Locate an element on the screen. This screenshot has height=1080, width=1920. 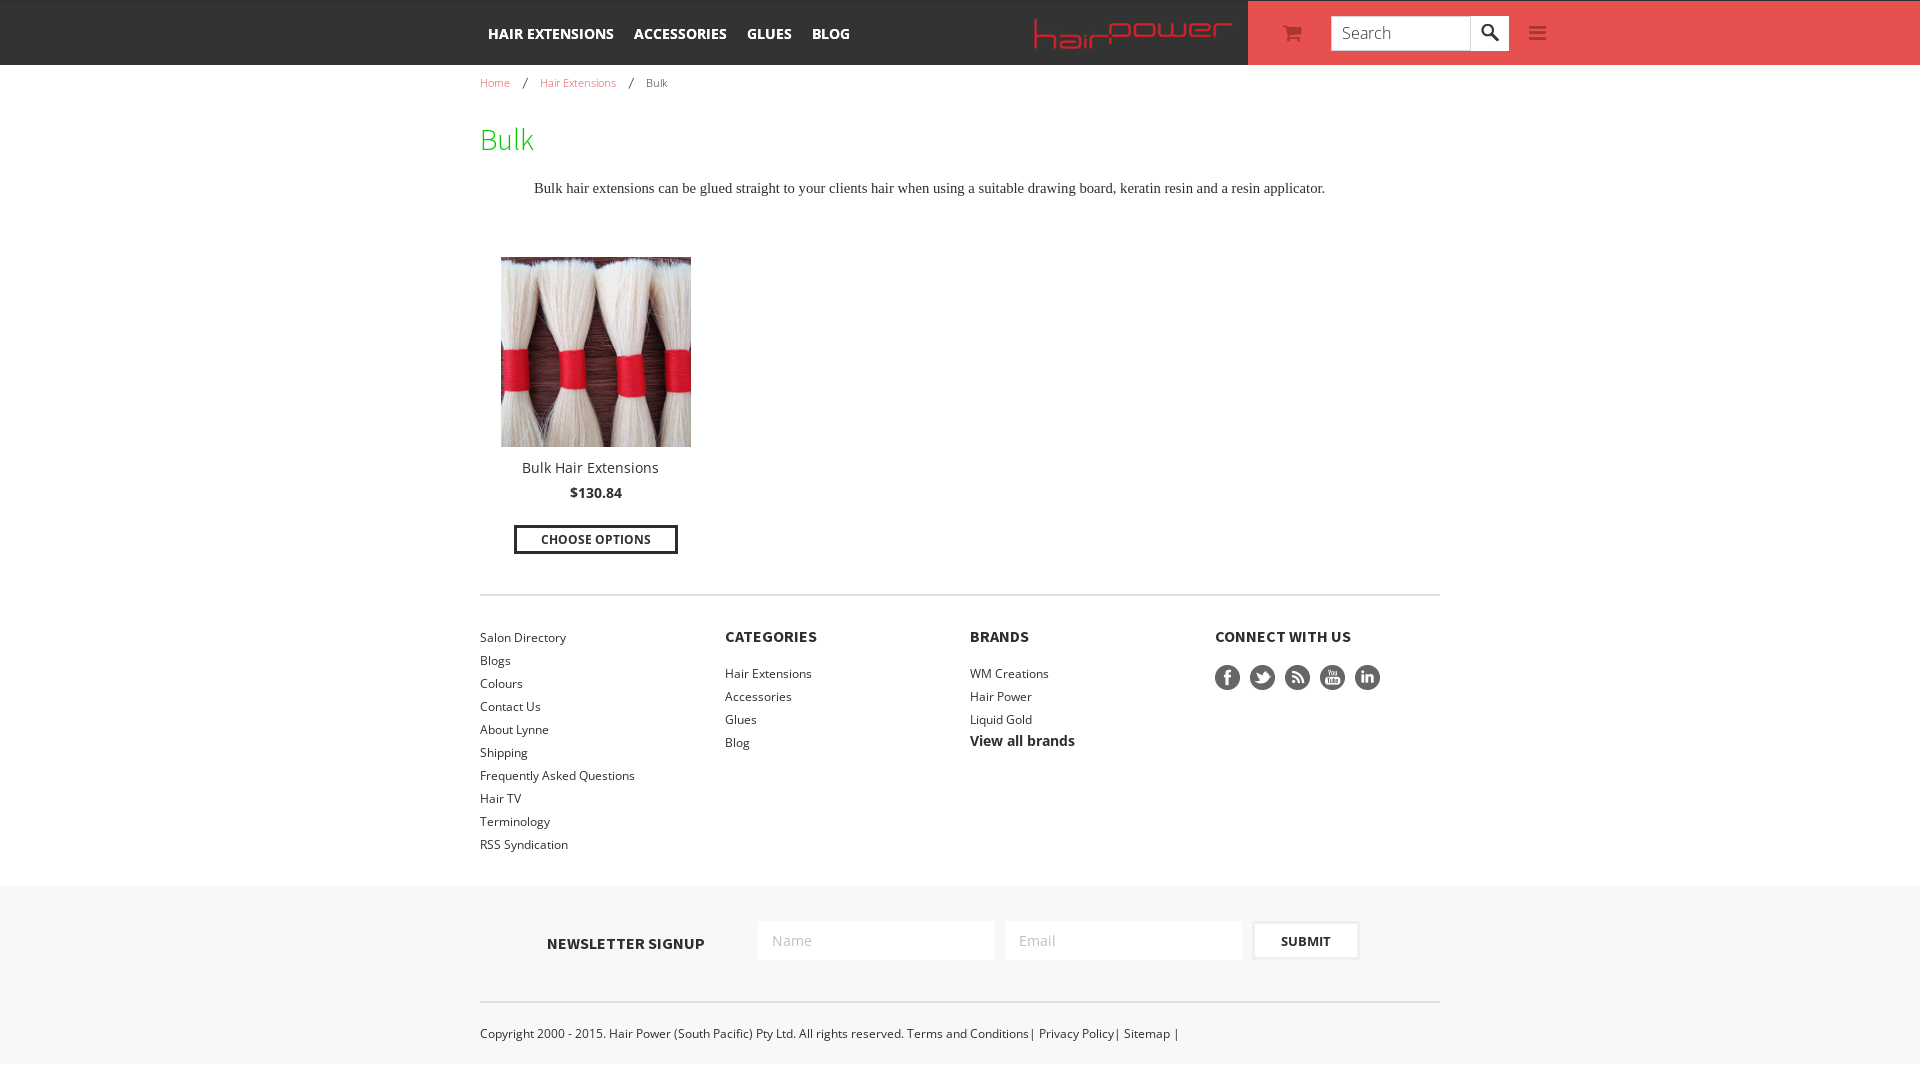
'Bulk Hair Extensions' is located at coordinates (589, 470).